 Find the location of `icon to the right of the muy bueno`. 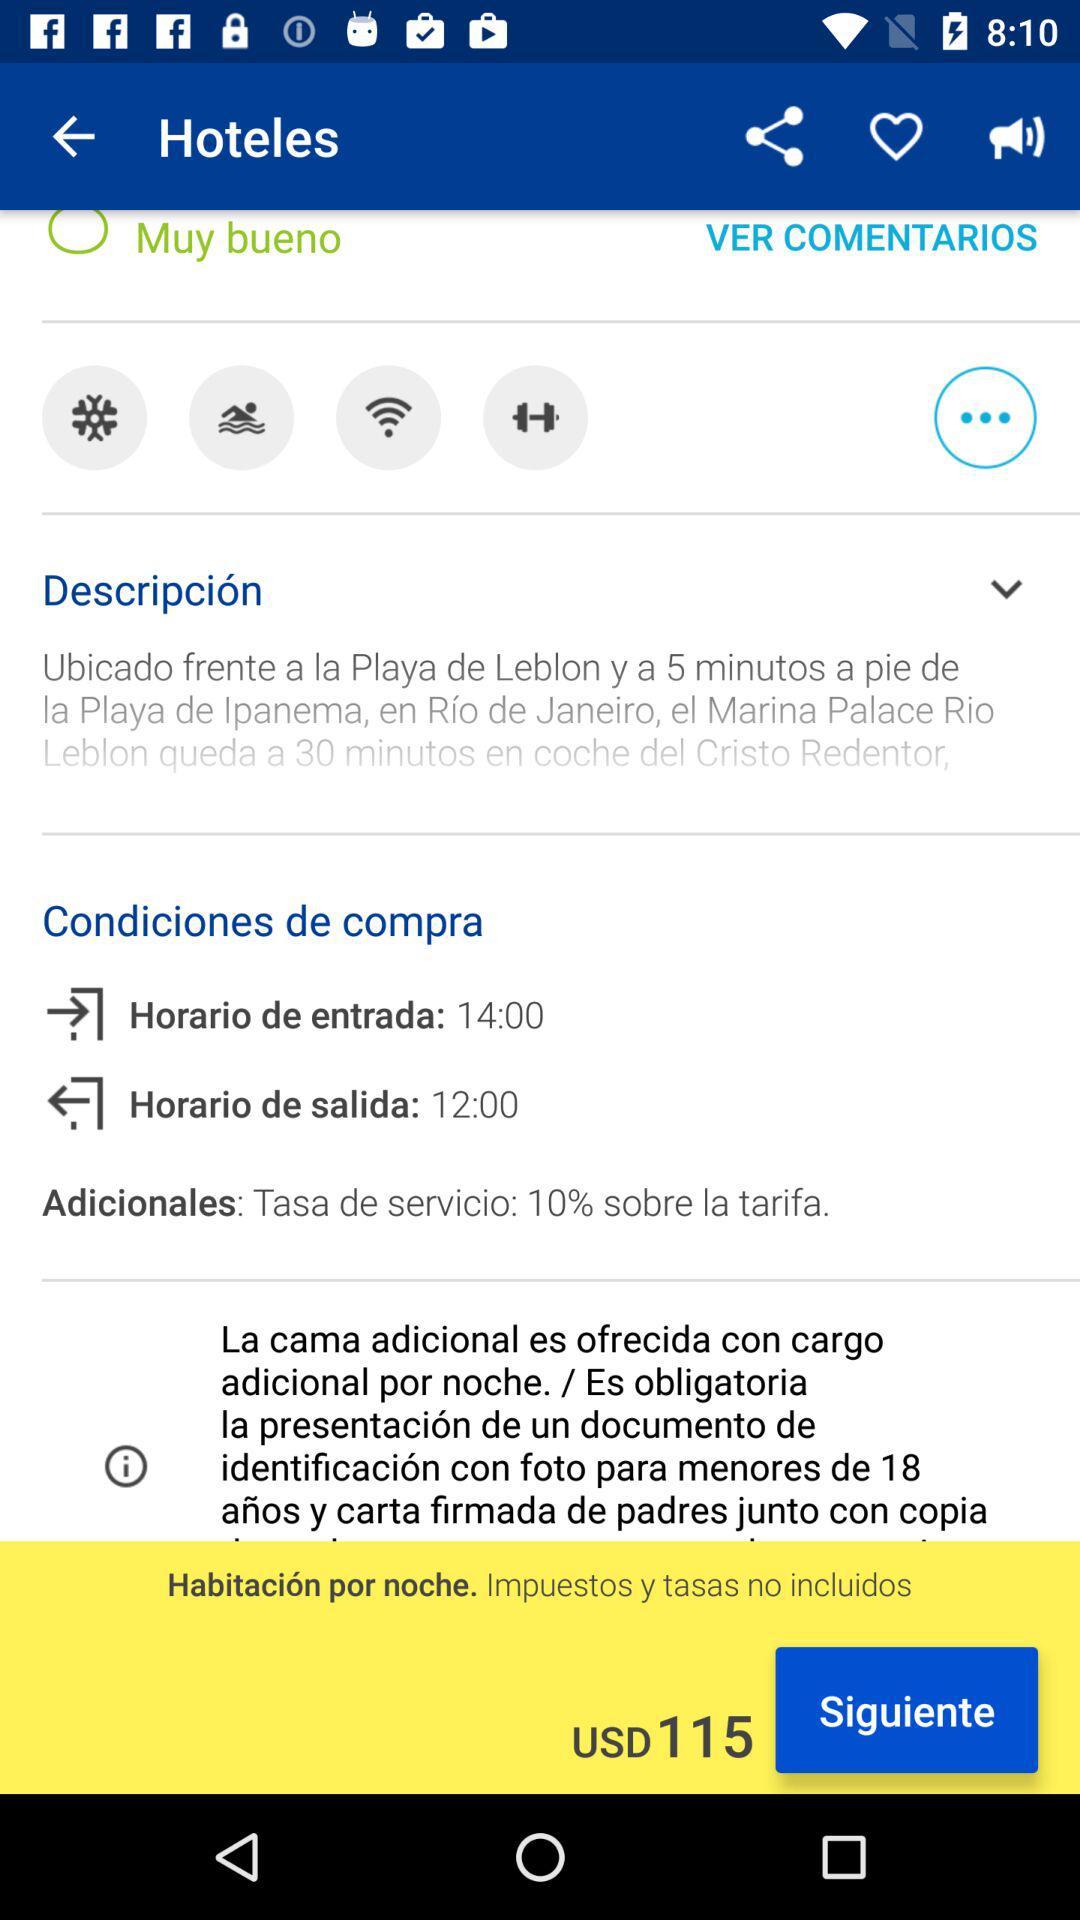

icon to the right of the muy bueno is located at coordinates (774, 135).